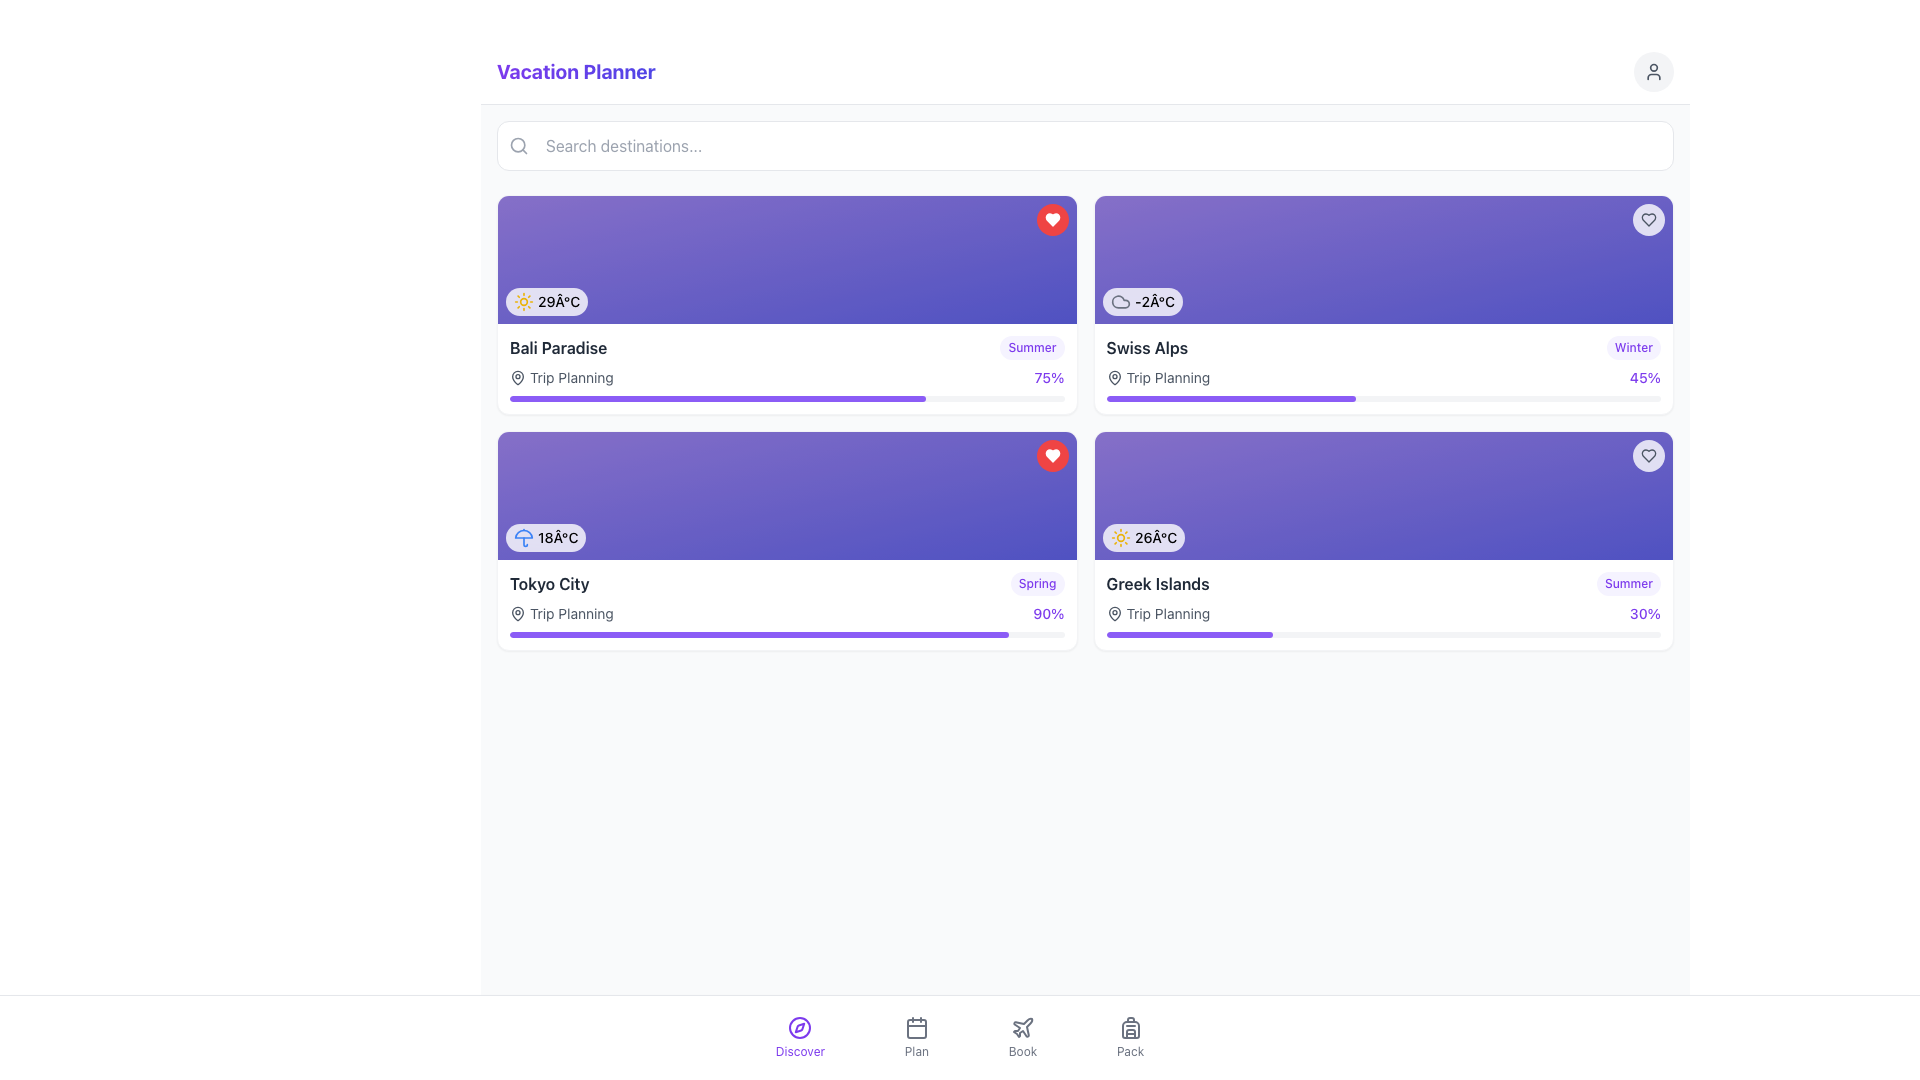 The height and width of the screenshot is (1080, 1920). I want to click on the search icon, which is a light gray magnifying glass symbol located at the left edge of the input search box beneath the 'Vacation Planner' title, so click(518, 145).